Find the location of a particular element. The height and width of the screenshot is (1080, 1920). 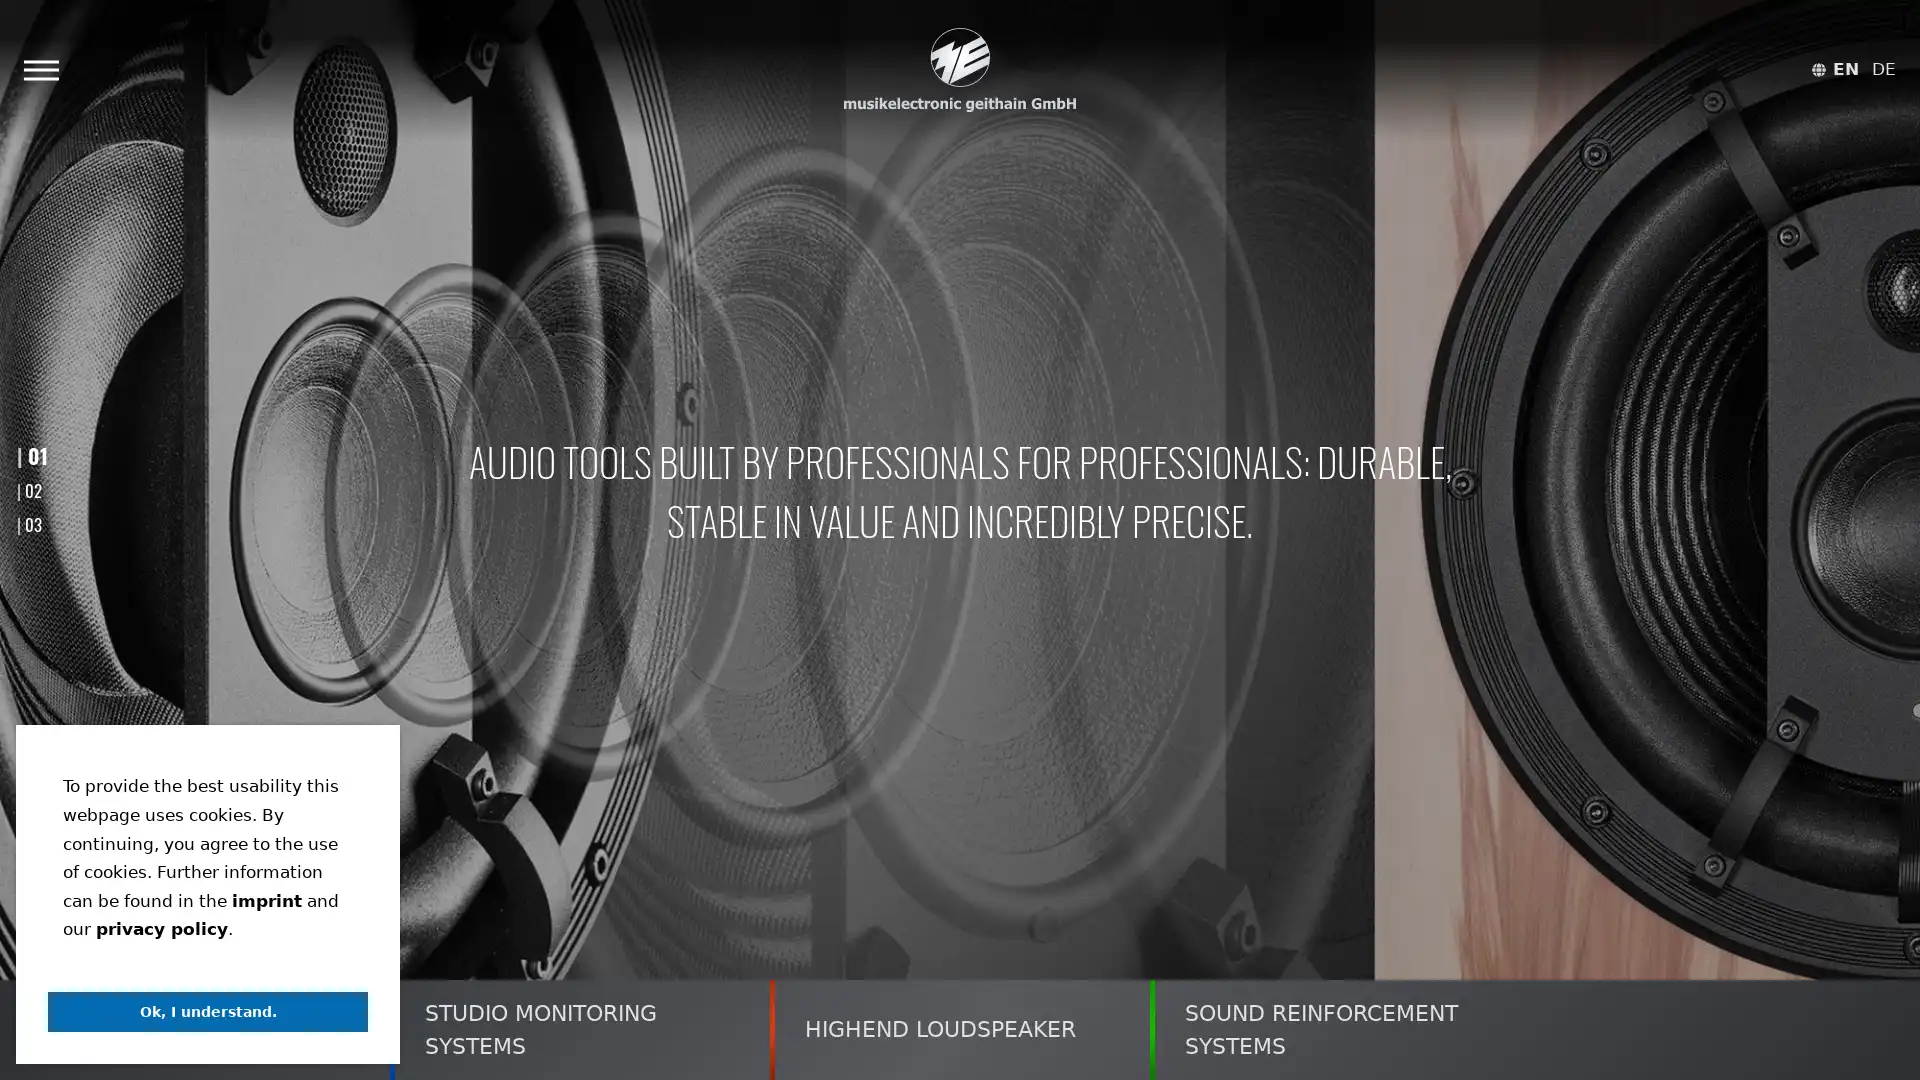

dismiss cookie message is located at coordinates (207, 1011).